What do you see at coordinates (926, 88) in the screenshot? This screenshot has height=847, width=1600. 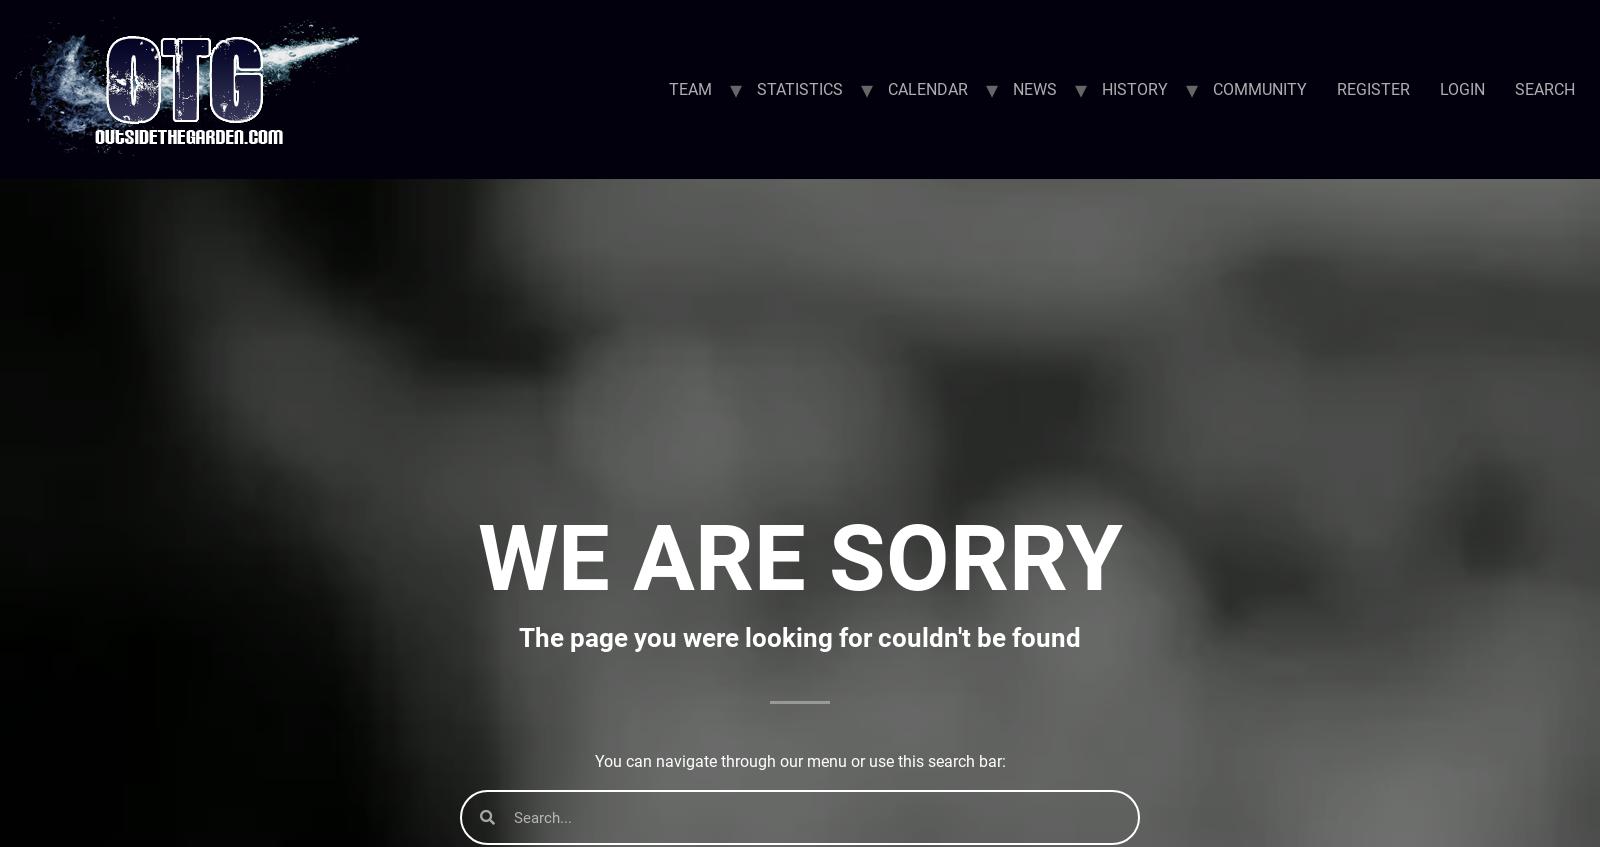 I see `'CALENDAR'` at bounding box center [926, 88].